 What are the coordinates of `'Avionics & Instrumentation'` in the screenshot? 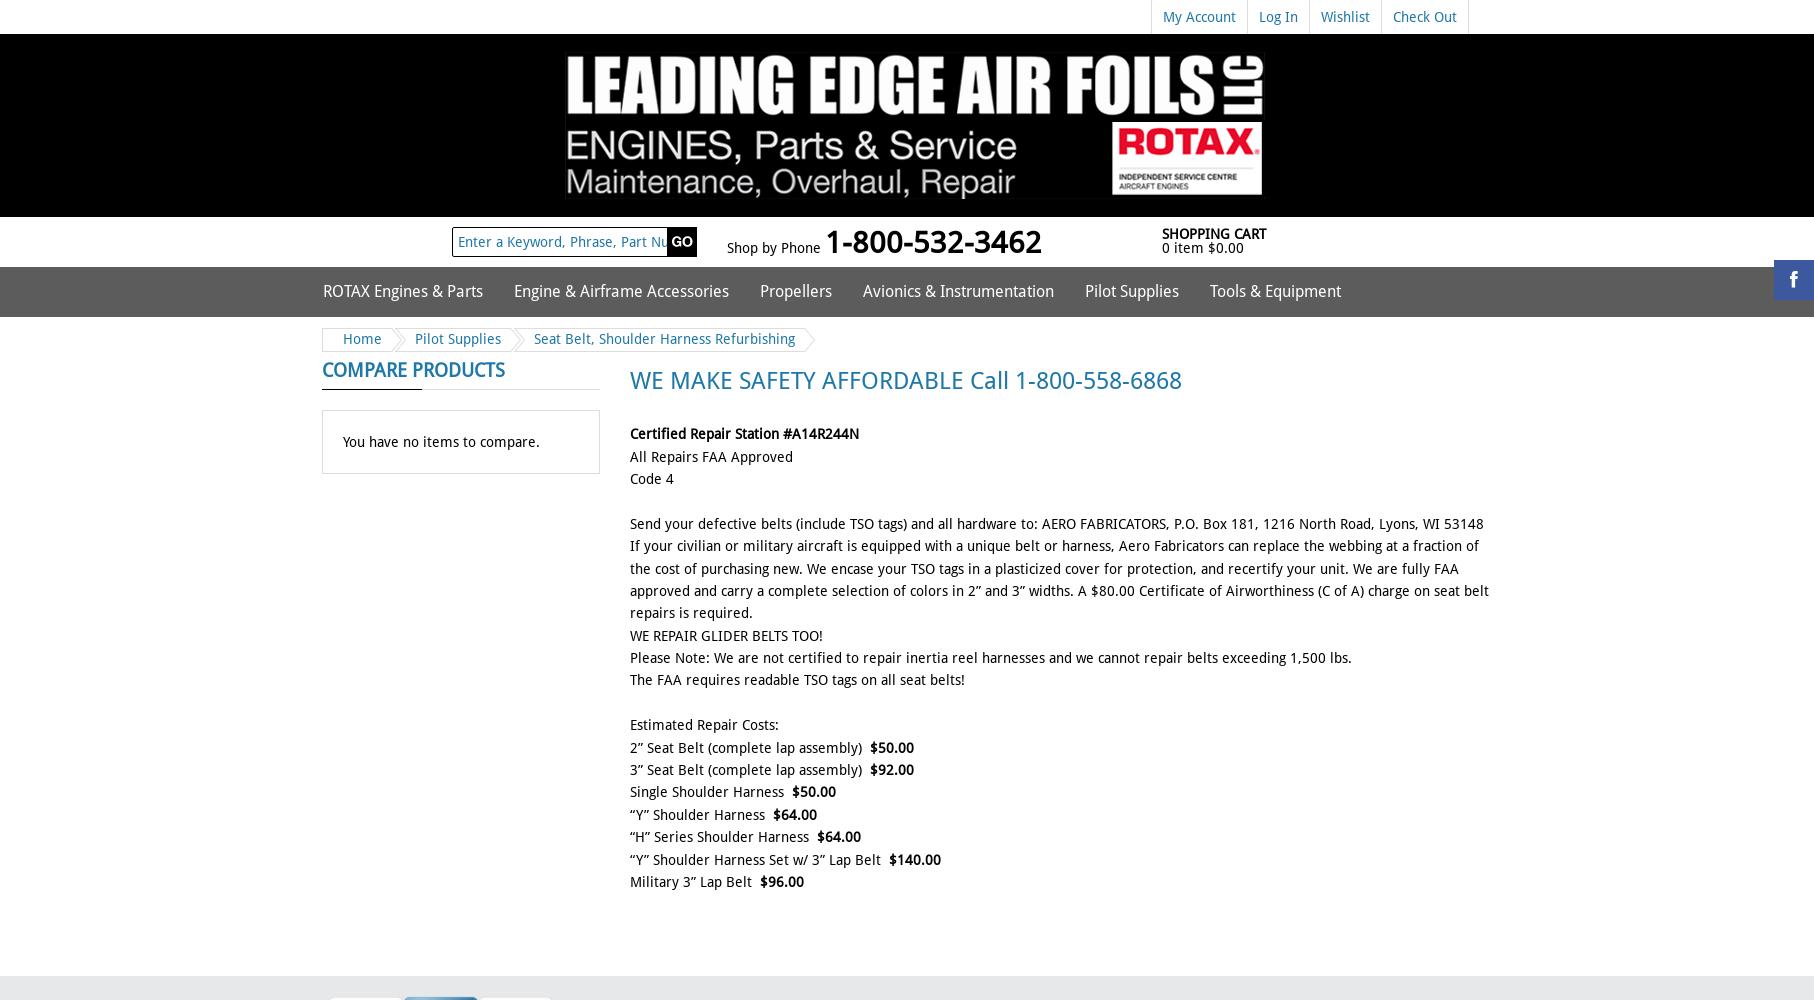 It's located at (958, 291).